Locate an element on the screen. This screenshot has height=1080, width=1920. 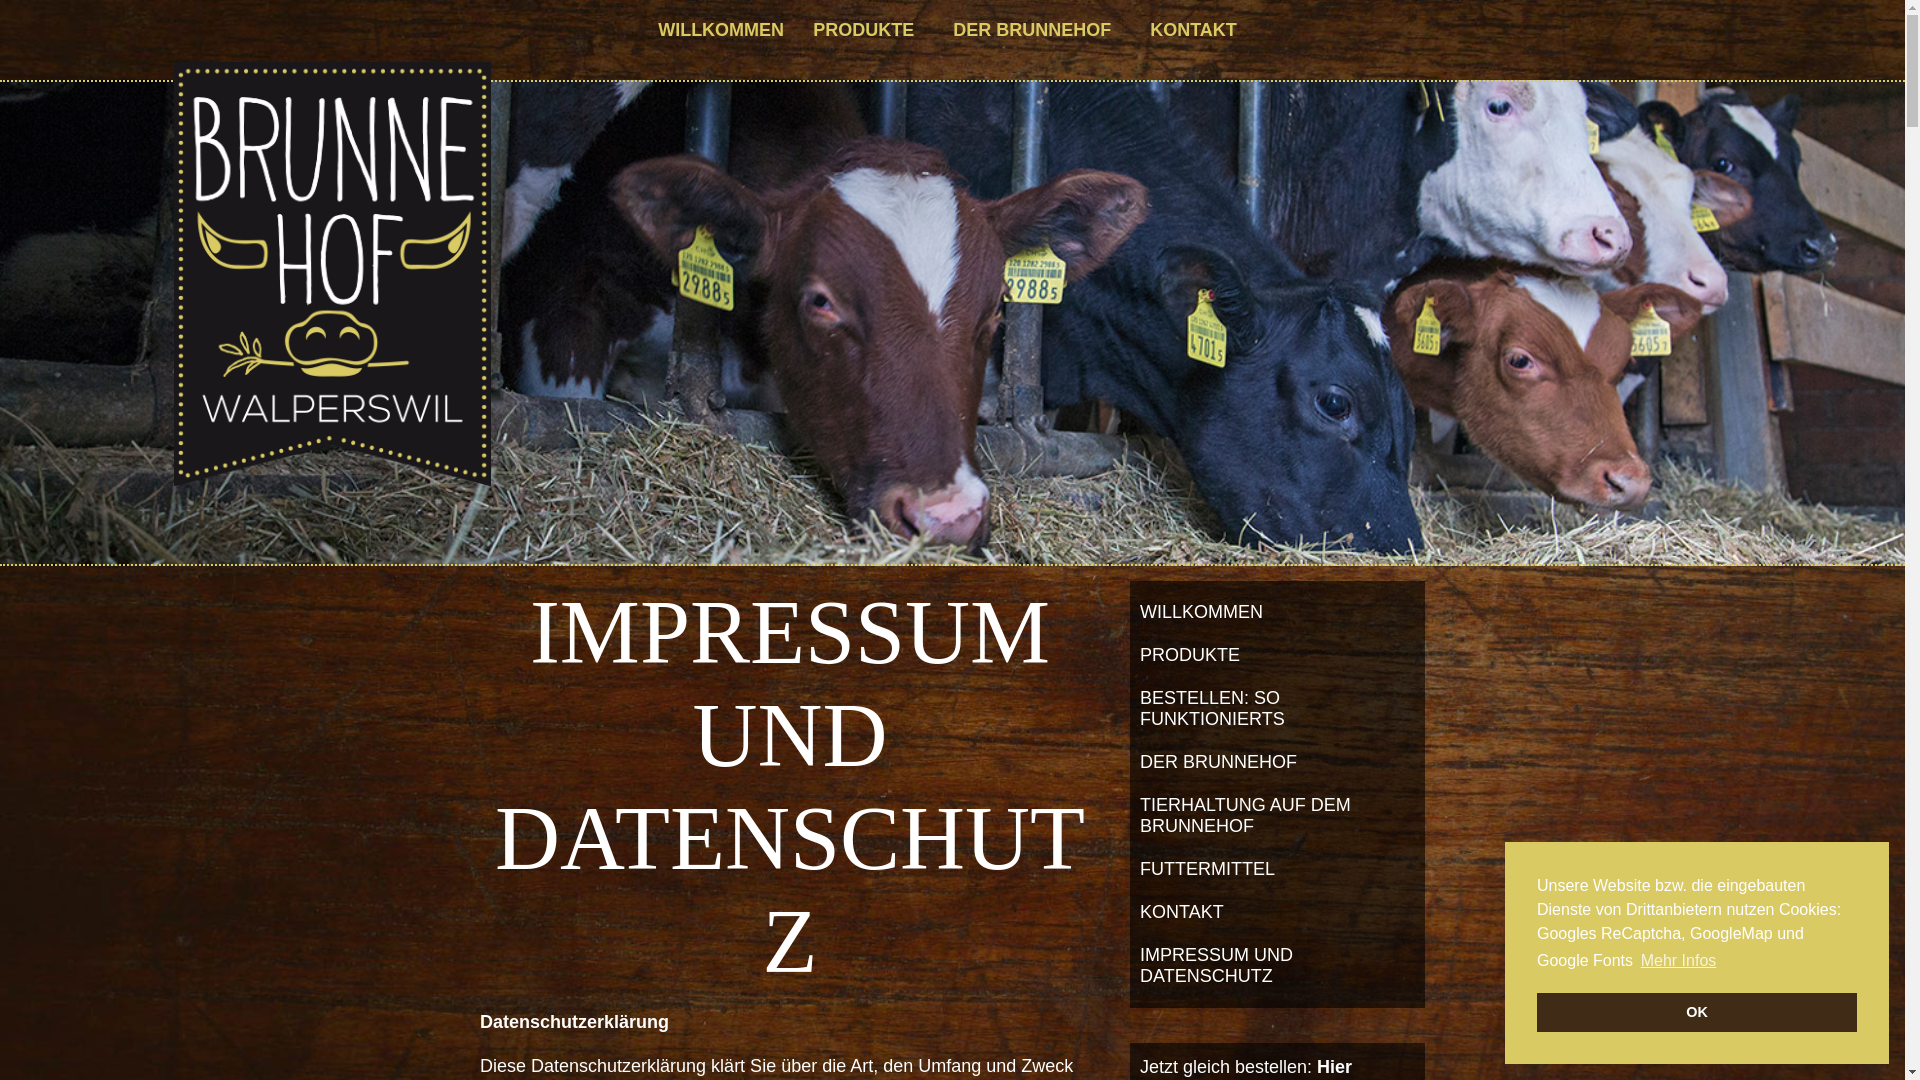
'OK' is located at coordinates (1696, 1011).